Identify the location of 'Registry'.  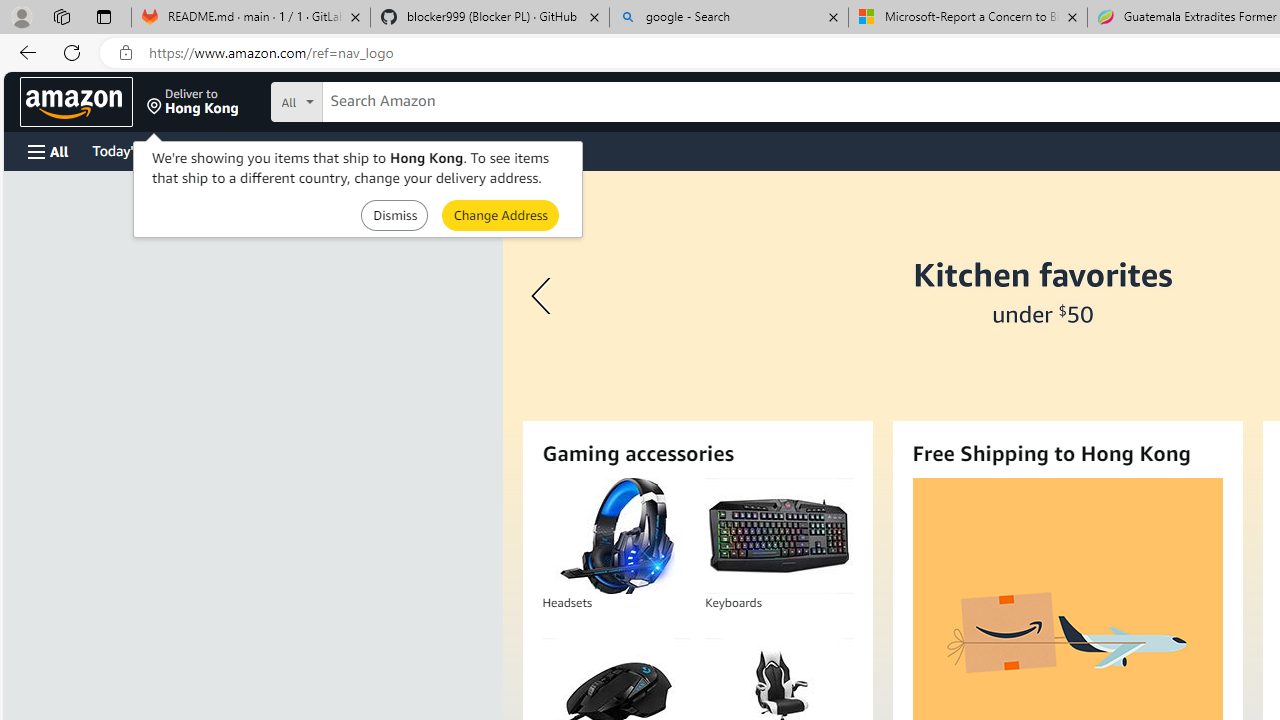
(360, 149).